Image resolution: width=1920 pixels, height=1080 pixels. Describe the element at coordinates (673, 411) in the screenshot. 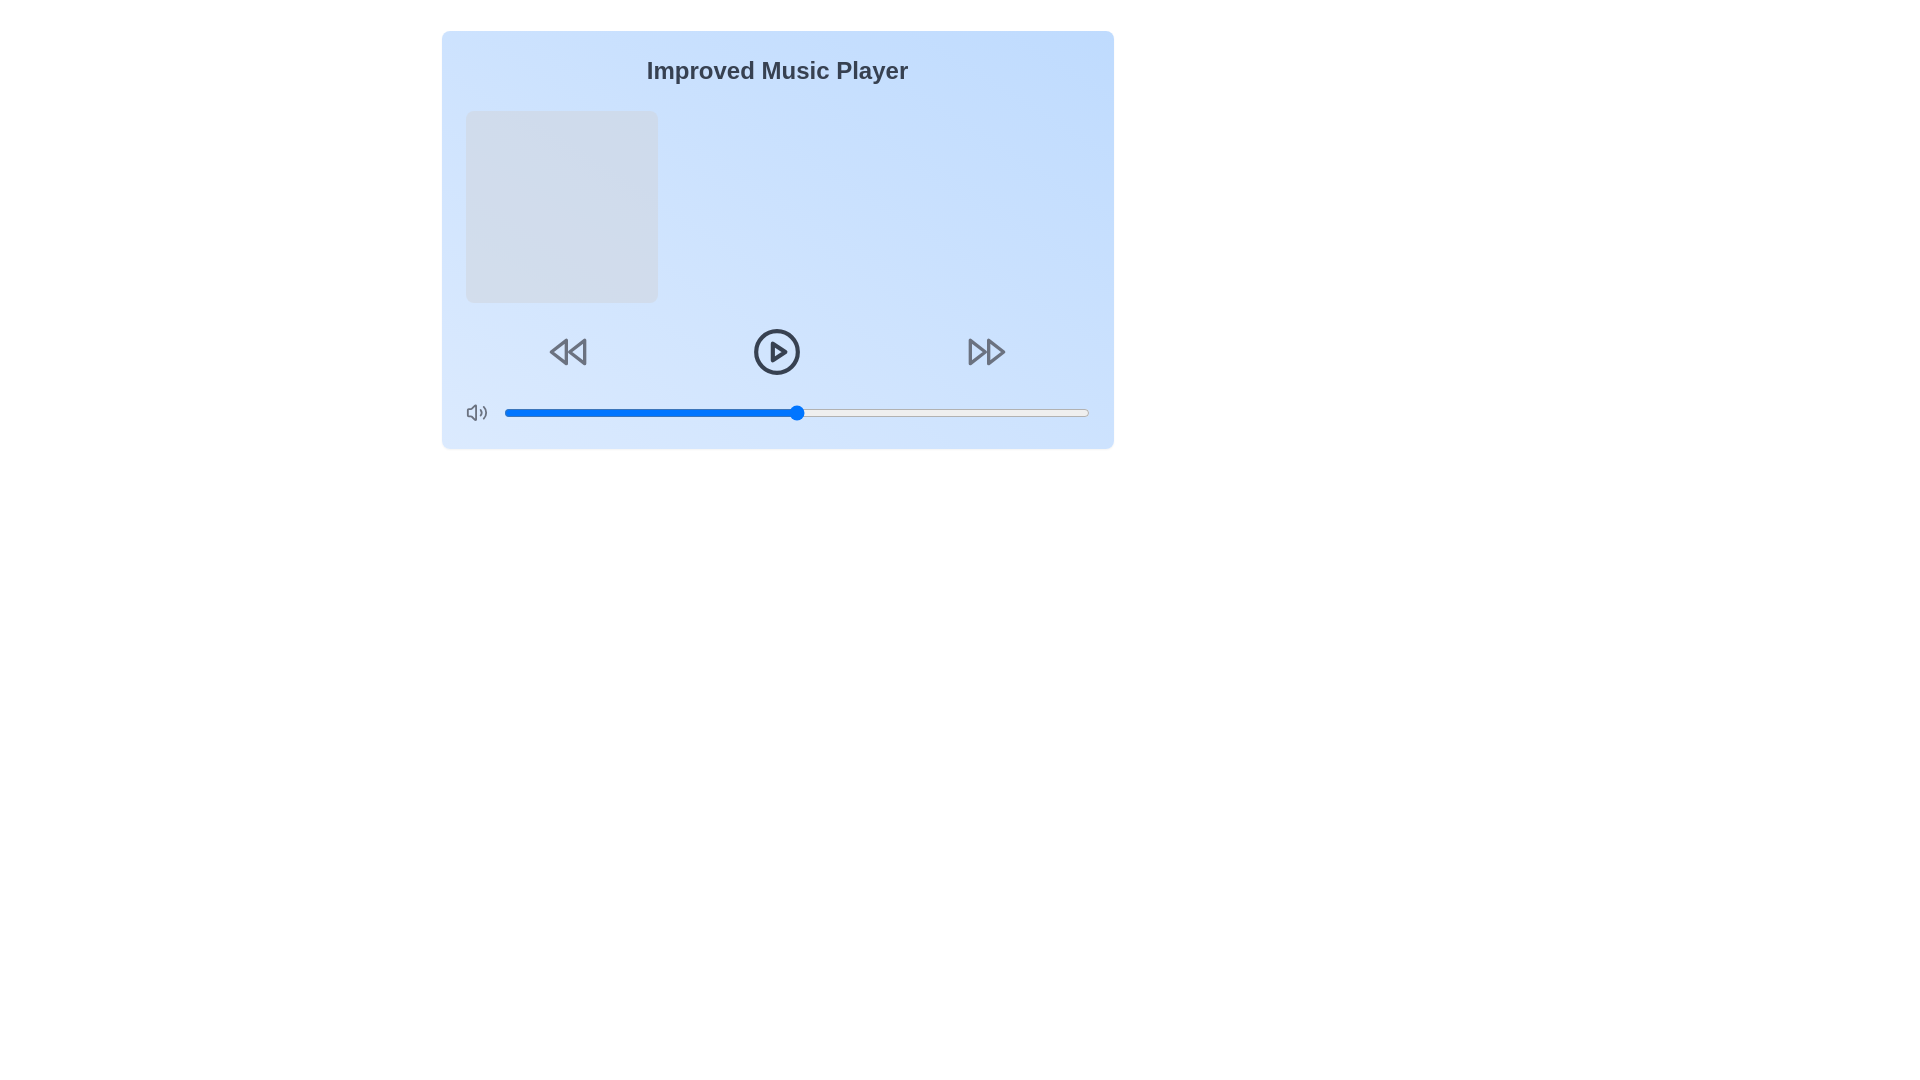

I see `the volume` at that location.